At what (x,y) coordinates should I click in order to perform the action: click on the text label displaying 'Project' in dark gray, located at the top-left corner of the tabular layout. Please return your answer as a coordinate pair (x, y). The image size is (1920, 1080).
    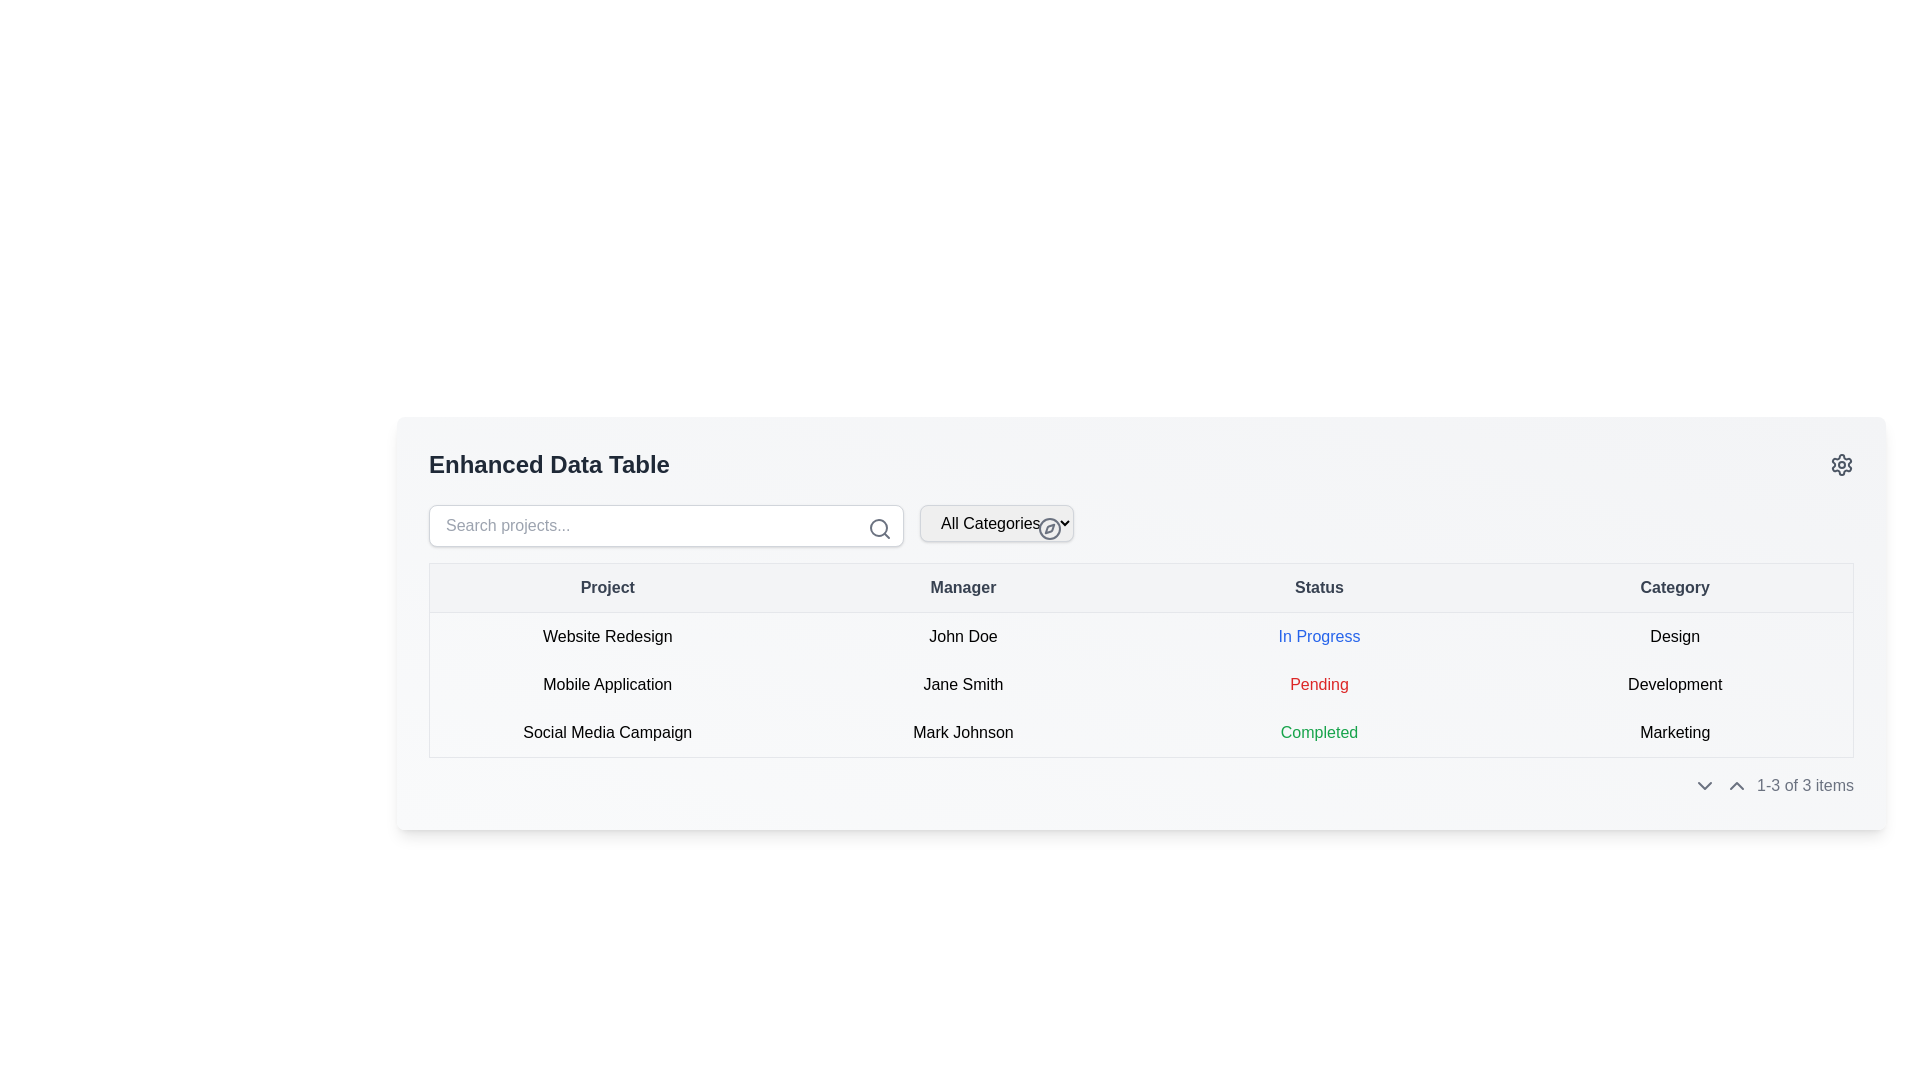
    Looking at the image, I should click on (606, 586).